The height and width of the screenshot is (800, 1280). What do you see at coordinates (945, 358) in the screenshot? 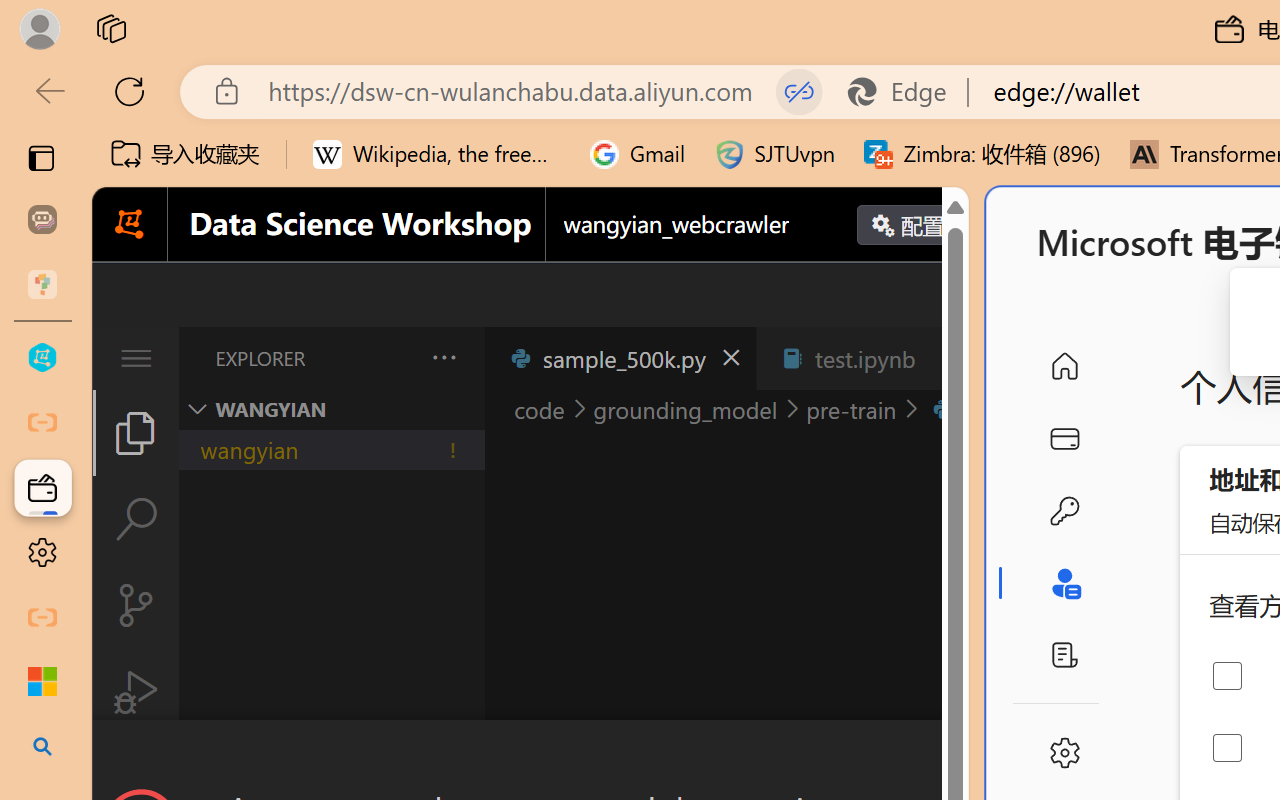
I see `'Close (Ctrl+F4)'` at bounding box center [945, 358].